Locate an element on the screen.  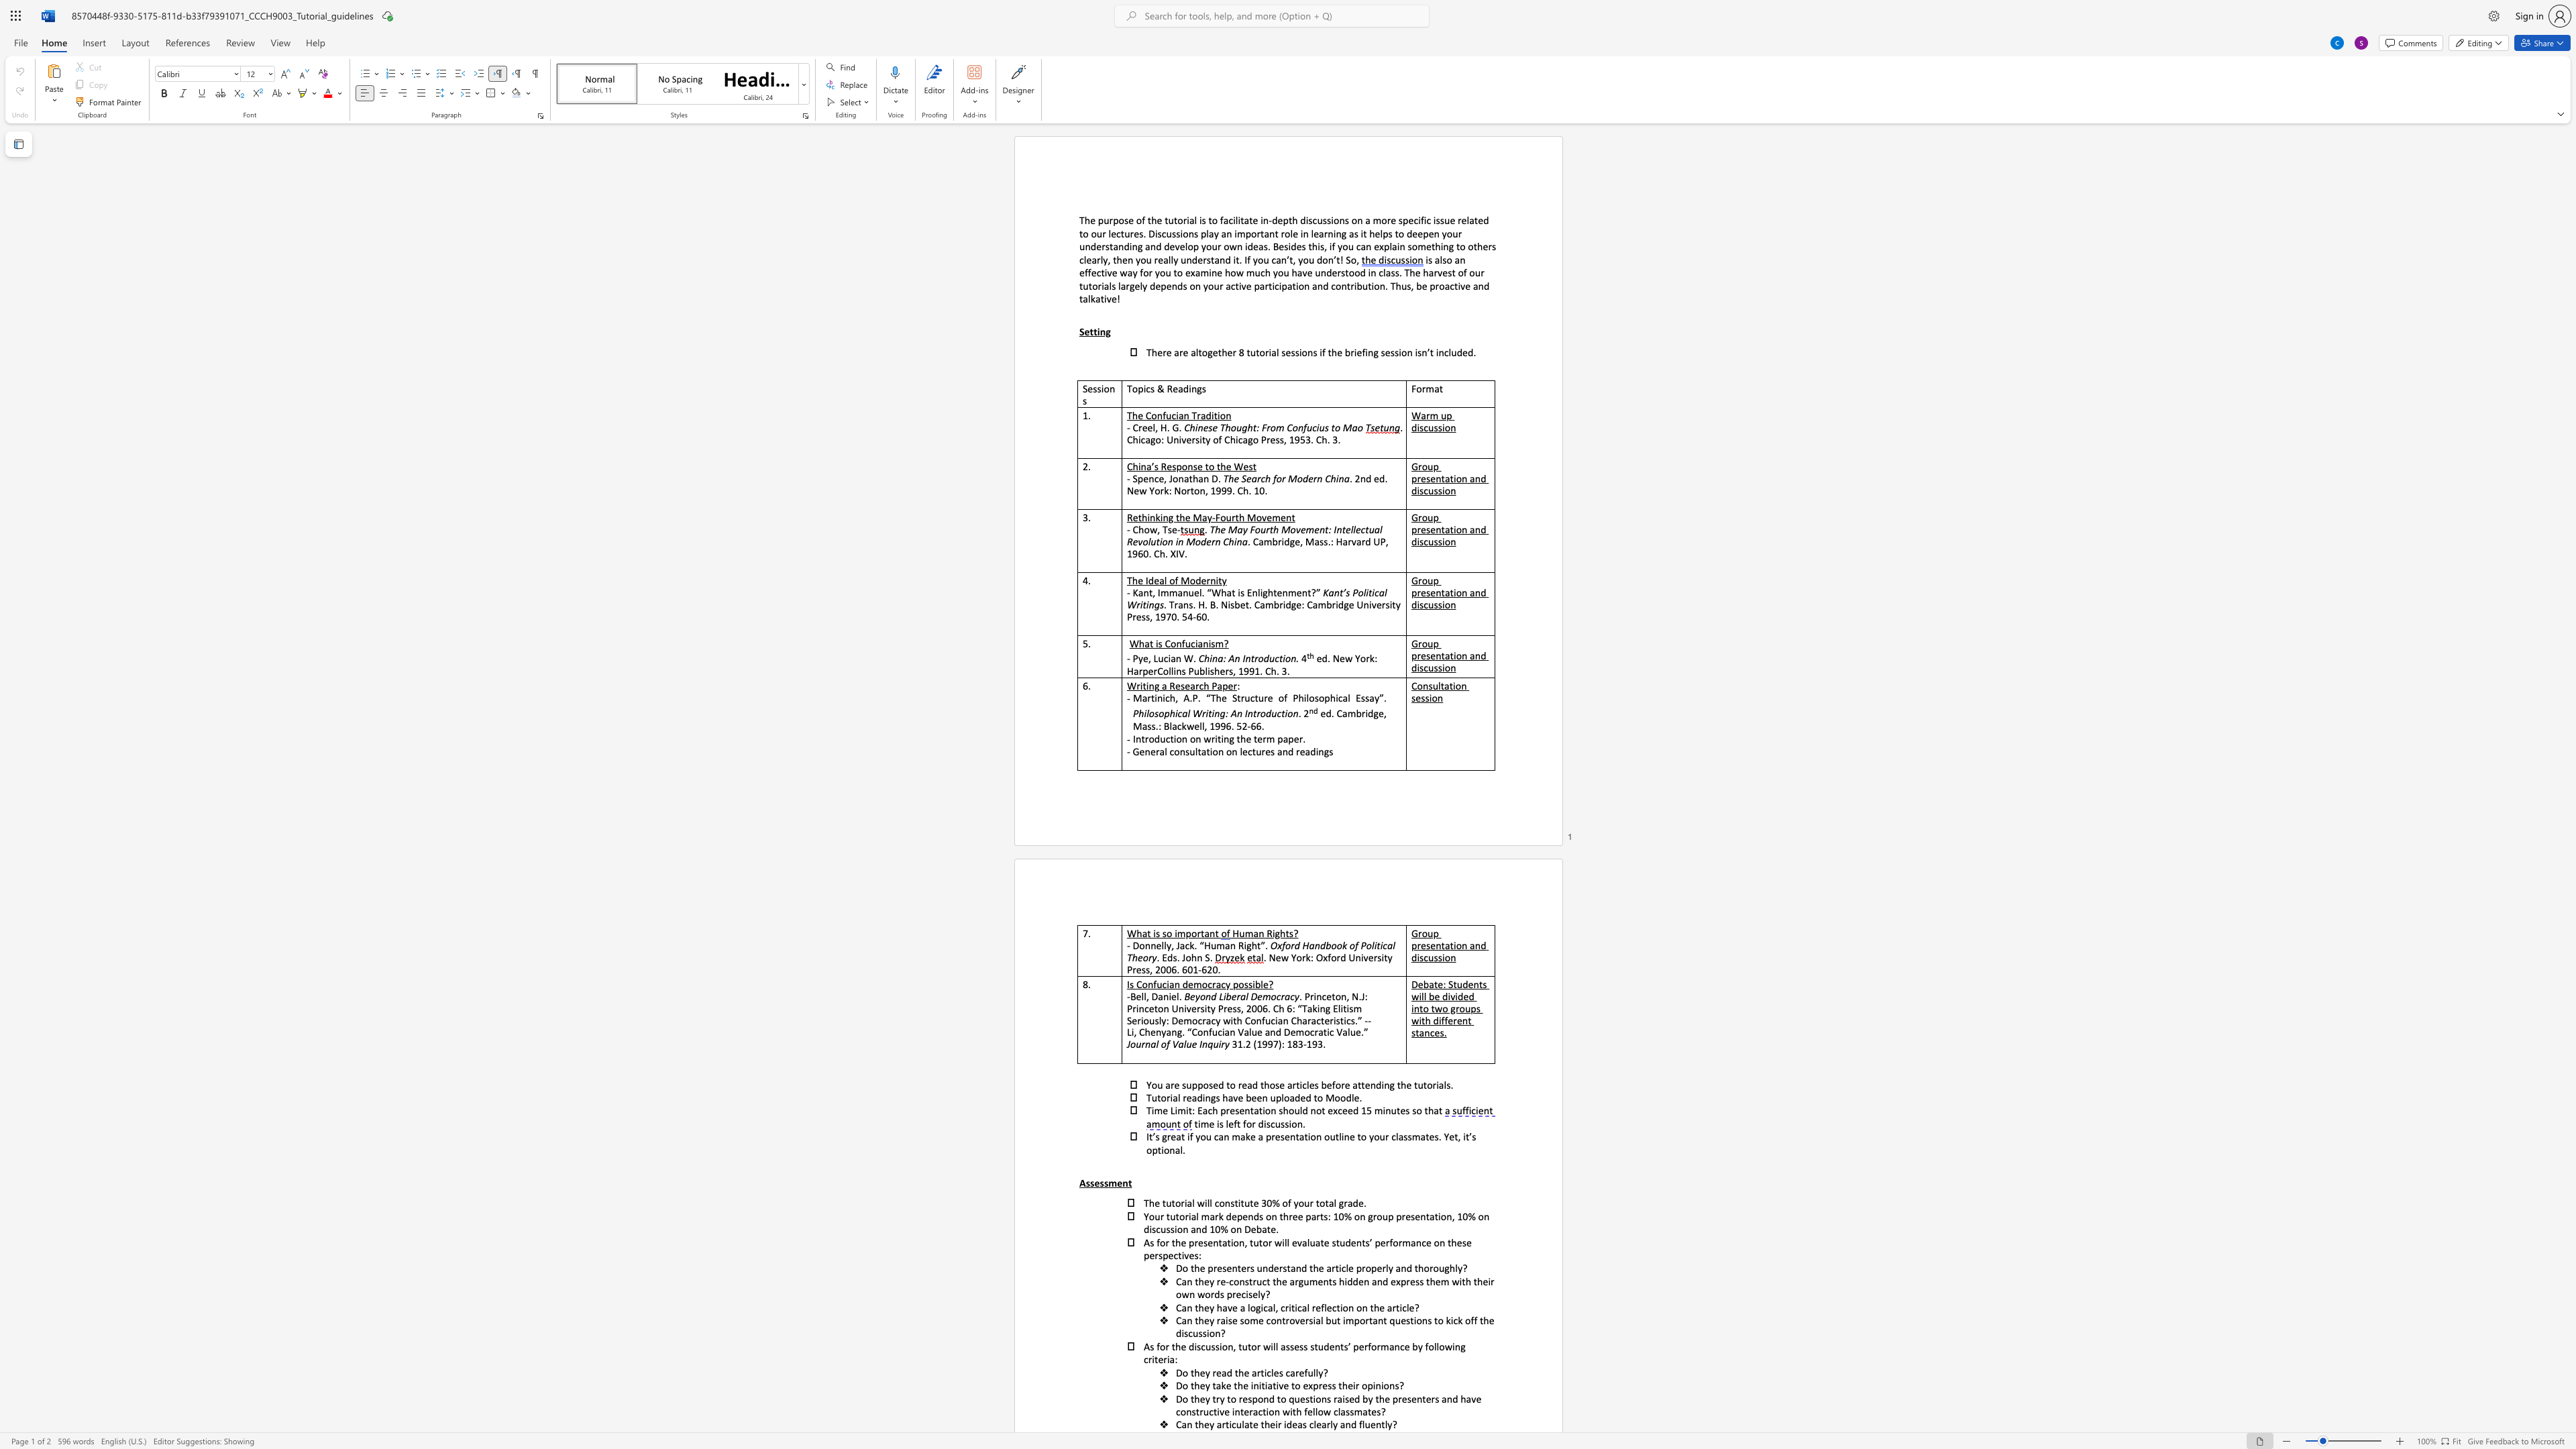
the 2th character "t" in the text is located at coordinates (1293, 284).